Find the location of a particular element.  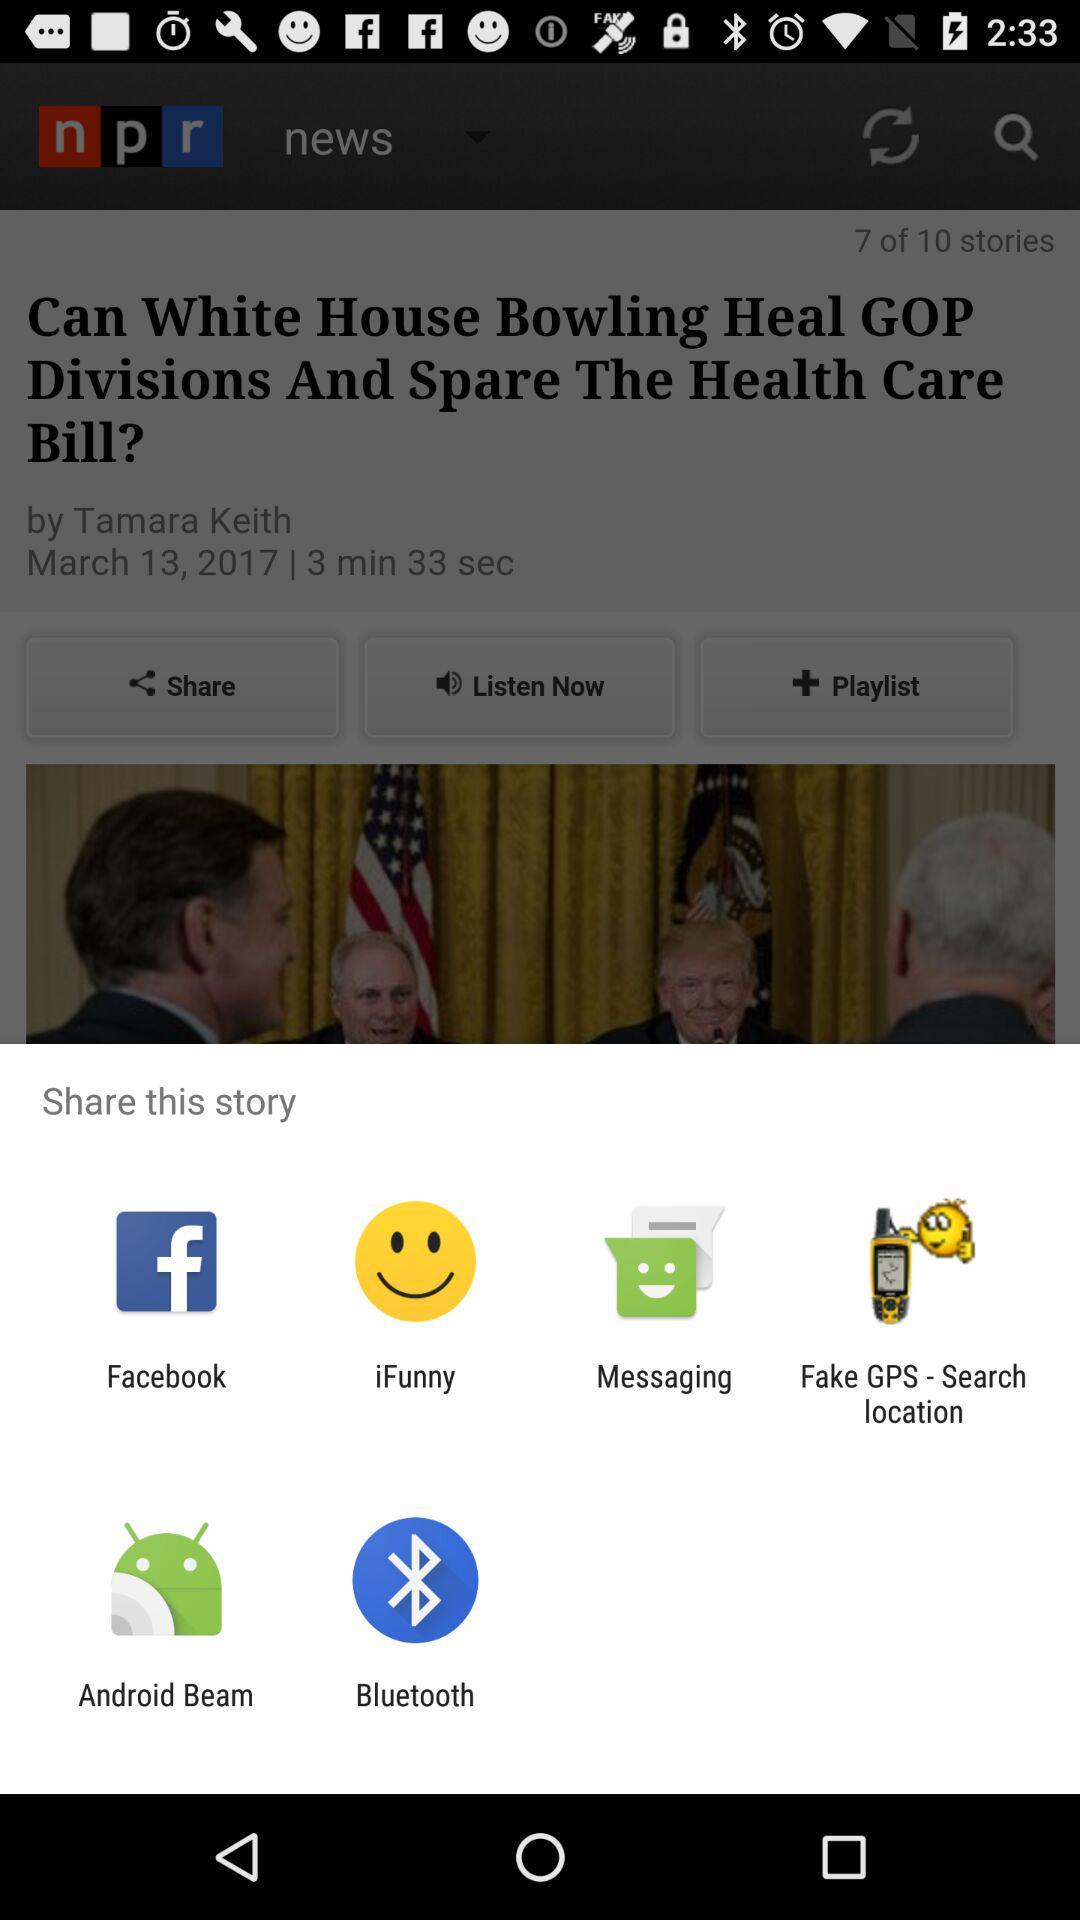

app next to the facebook icon is located at coordinates (414, 1392).